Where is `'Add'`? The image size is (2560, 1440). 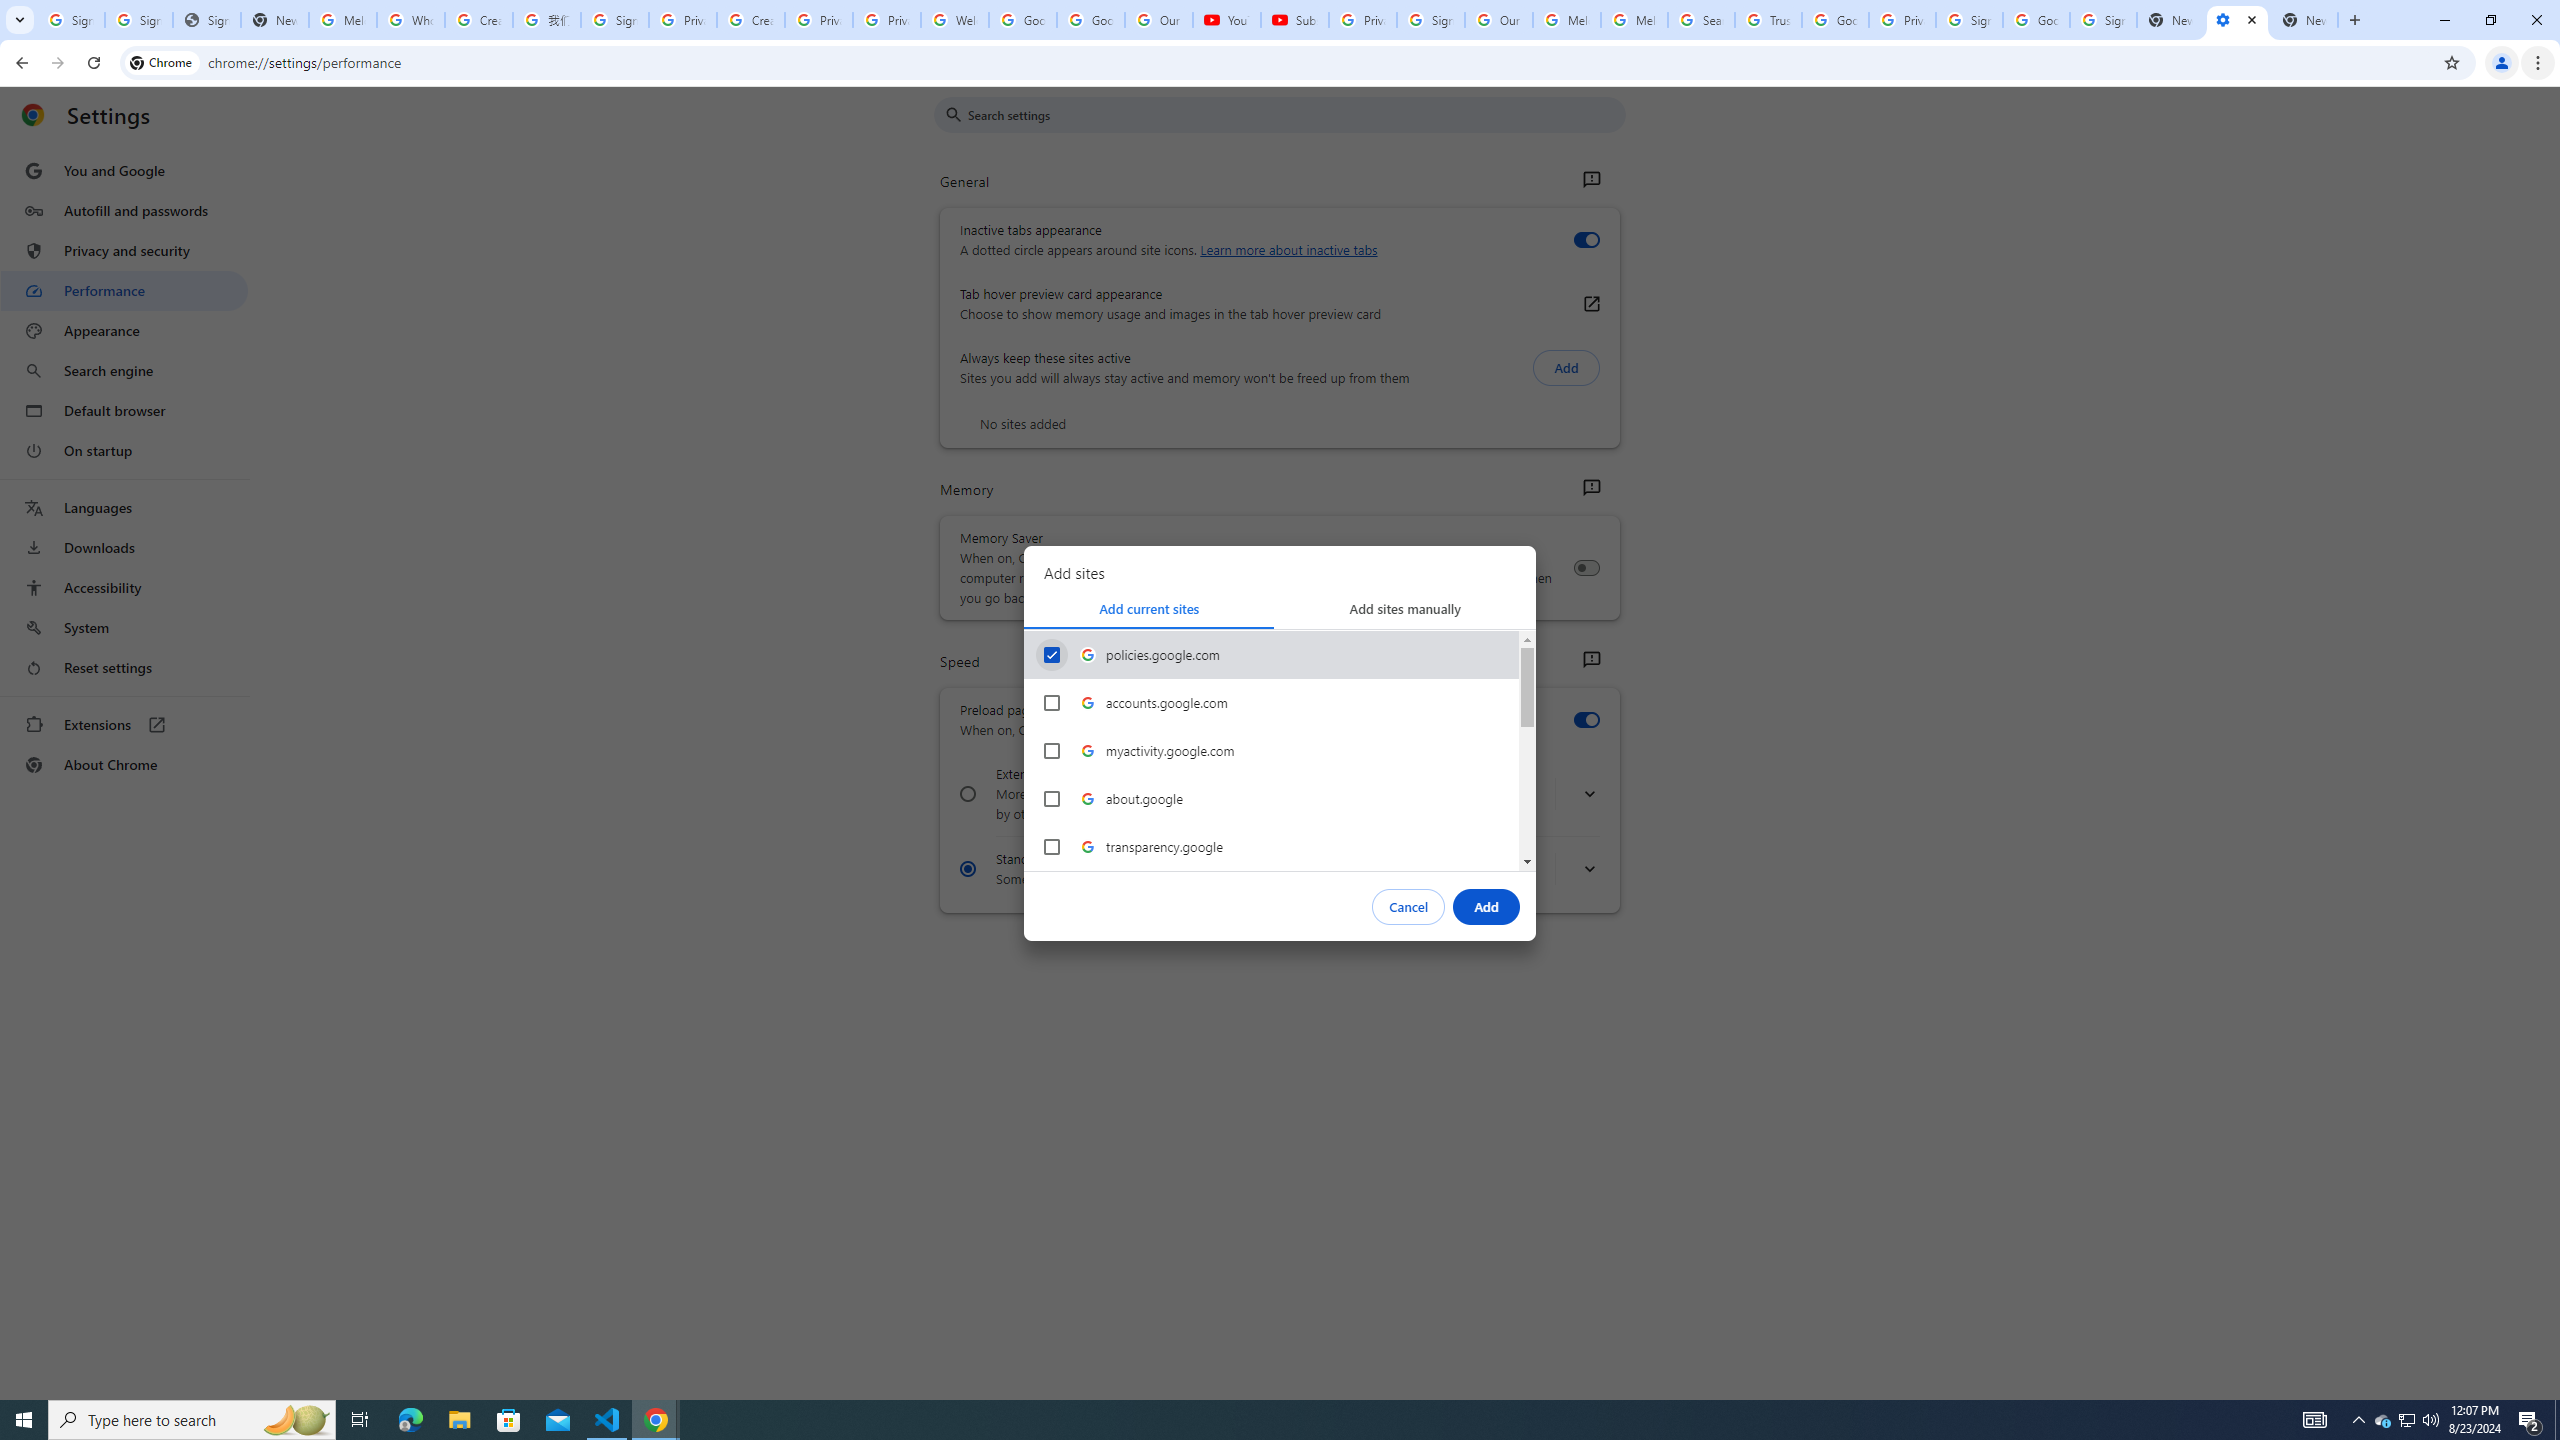
'Add' is located at coordinates (1487, 905).